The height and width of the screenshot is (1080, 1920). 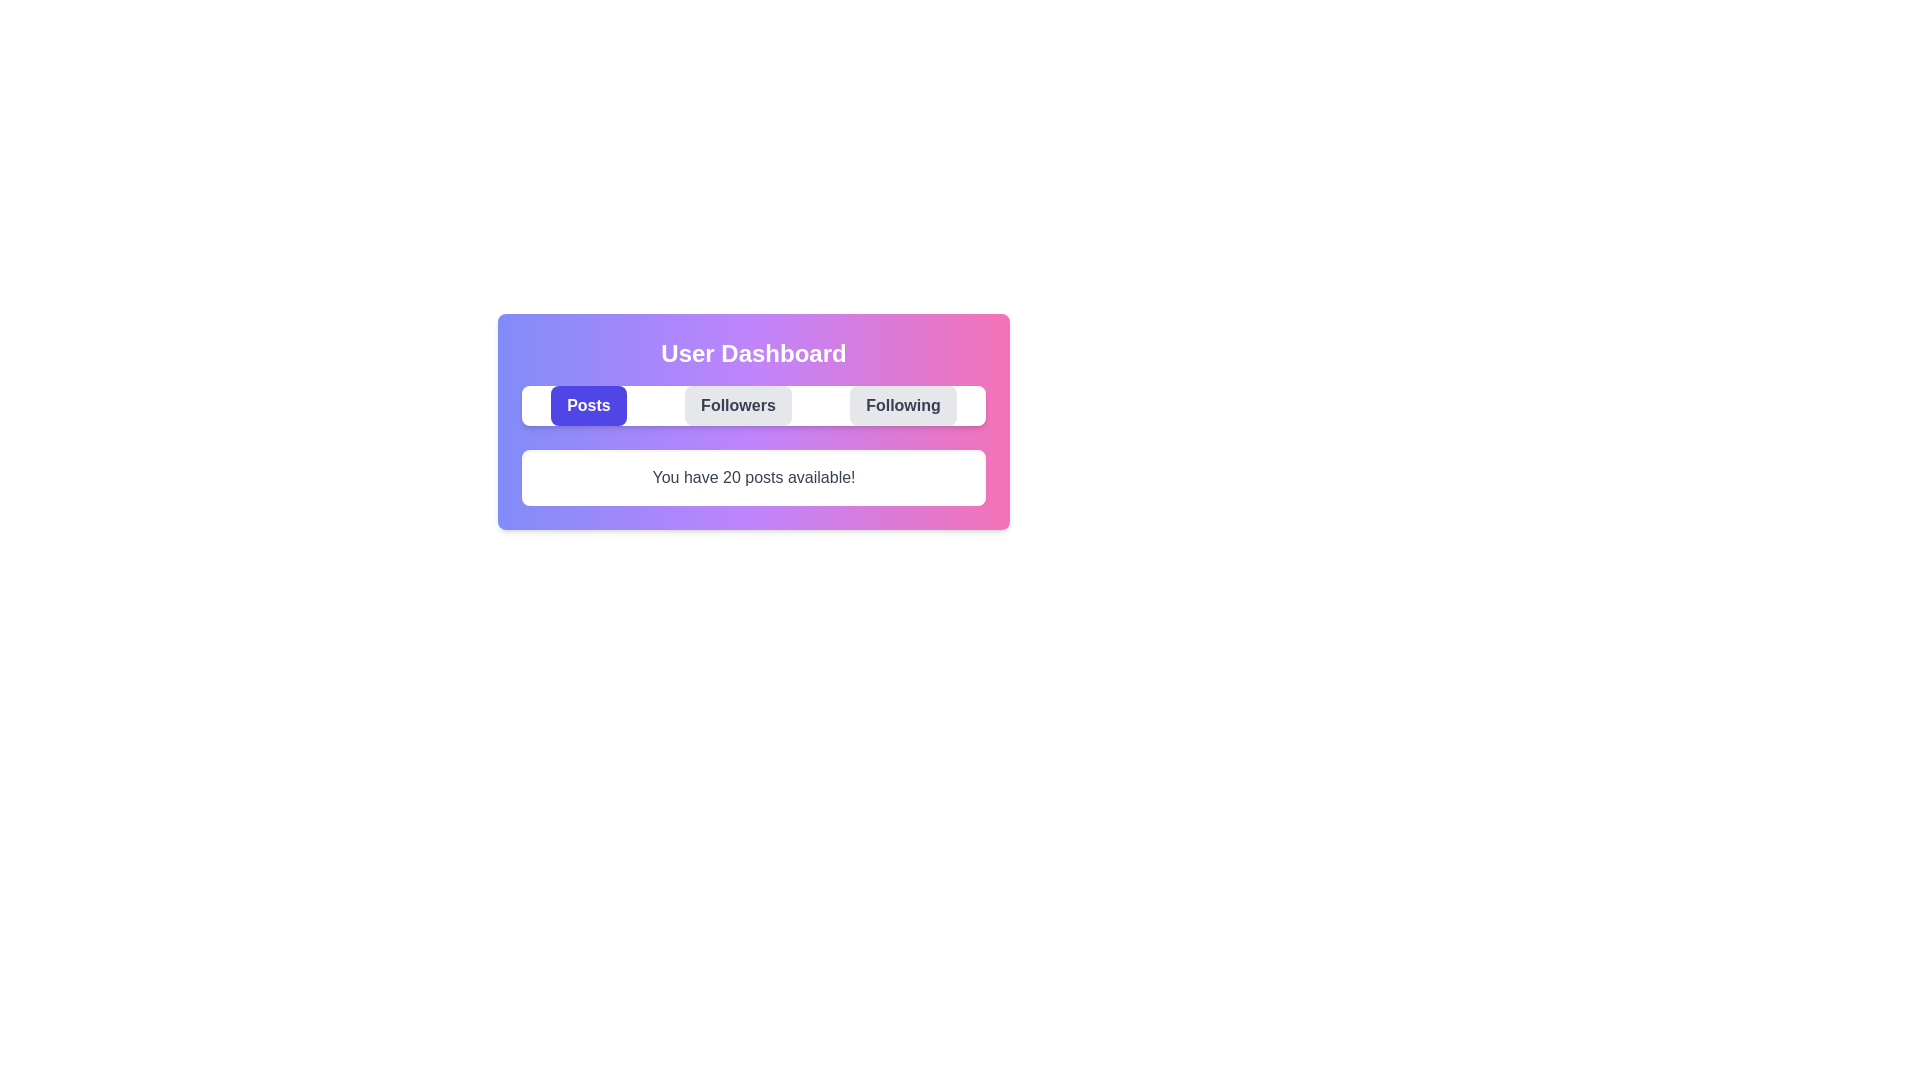 What do you see at coordinates (902, 405) in the screenshot?
I see `the third button to the right of 'Followers' in the horizontal grouping of buttons below the 'User Dashboard' section` at bounding box center [902, 405].